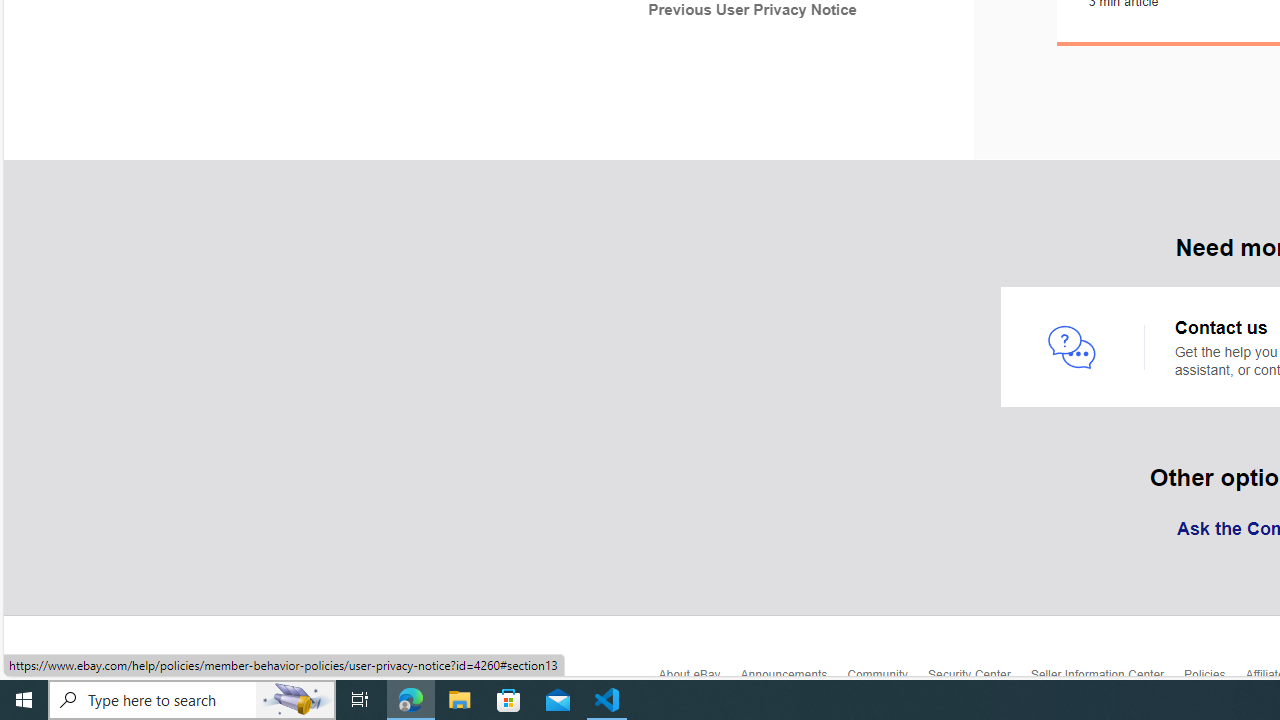  What do you see at coordinates (886, 678) in the screenshot?
I see `'Community'` at bounding box center [886, 678].